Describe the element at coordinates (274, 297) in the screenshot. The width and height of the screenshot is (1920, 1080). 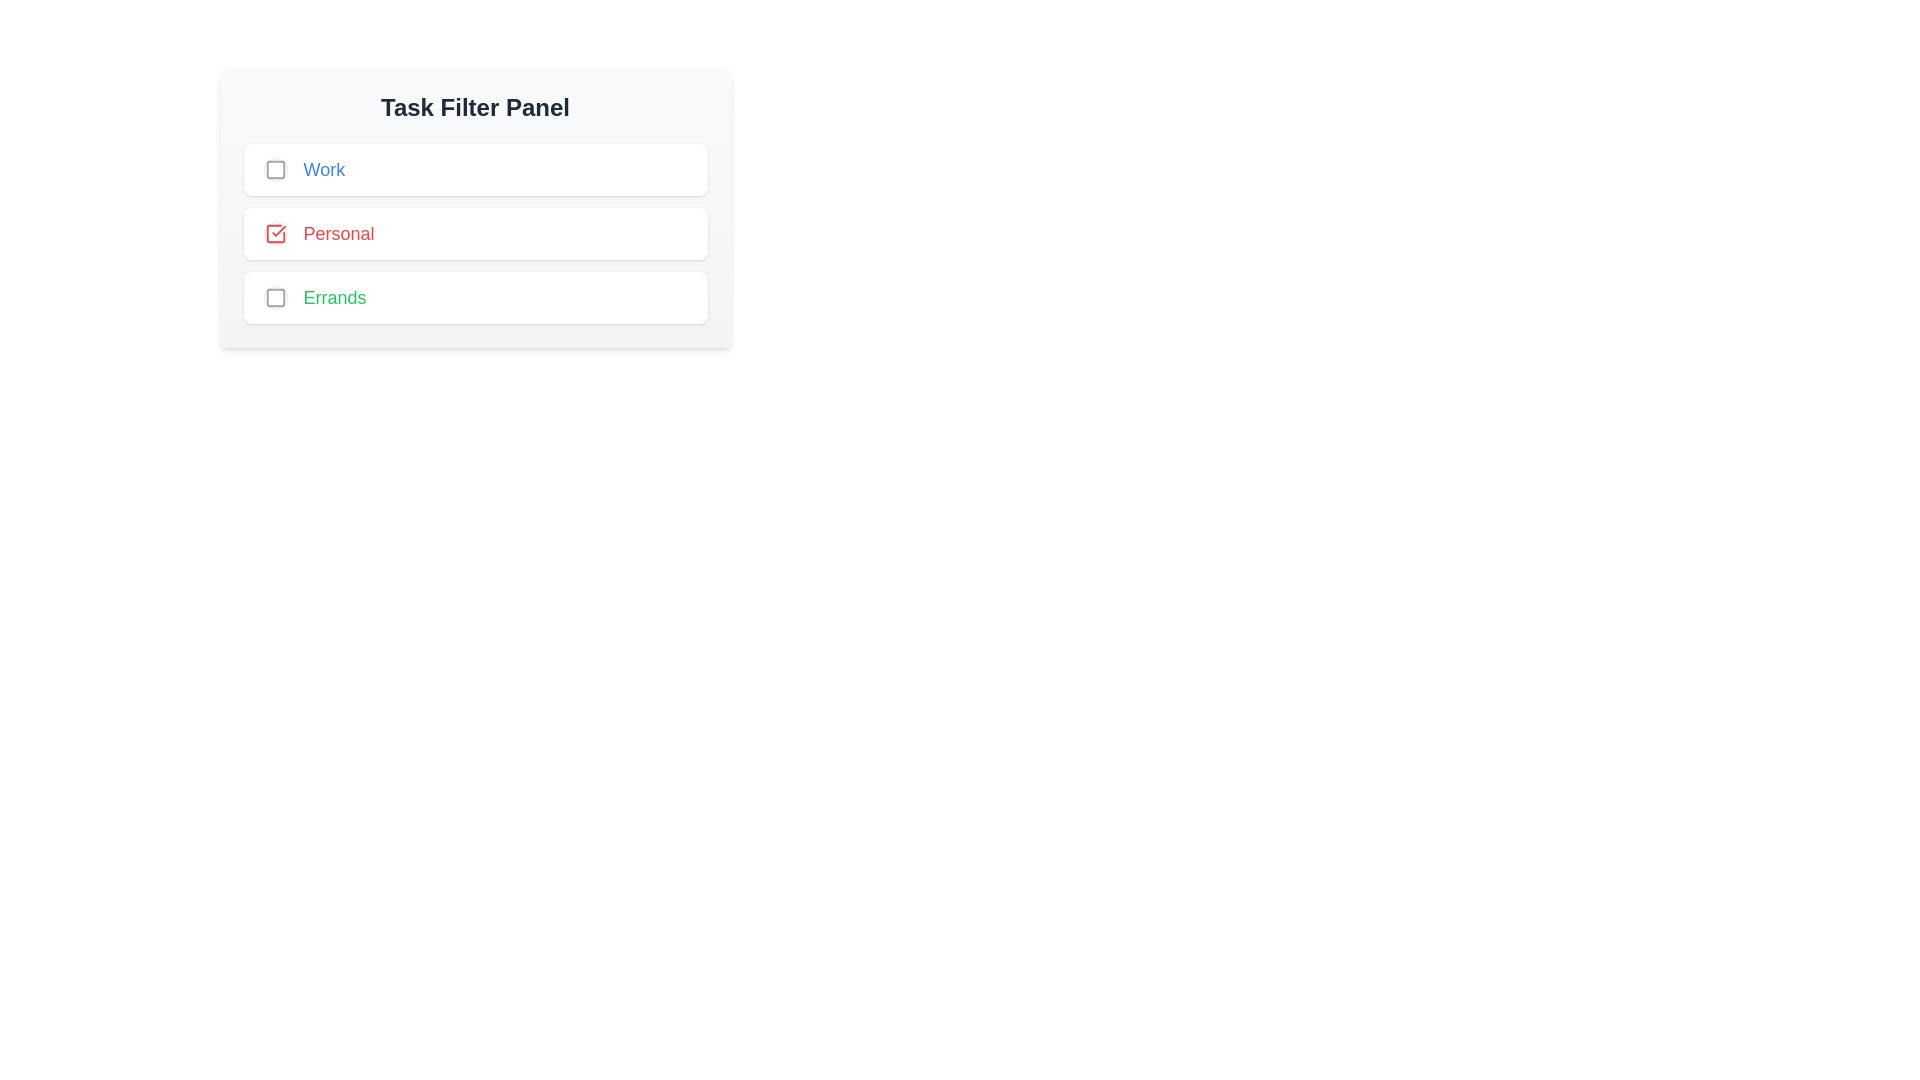
I see `the 'Errands' checkbox, which is the third square icon in the vertical list of selectable items under the 'Task Filter Panel'` at that location.